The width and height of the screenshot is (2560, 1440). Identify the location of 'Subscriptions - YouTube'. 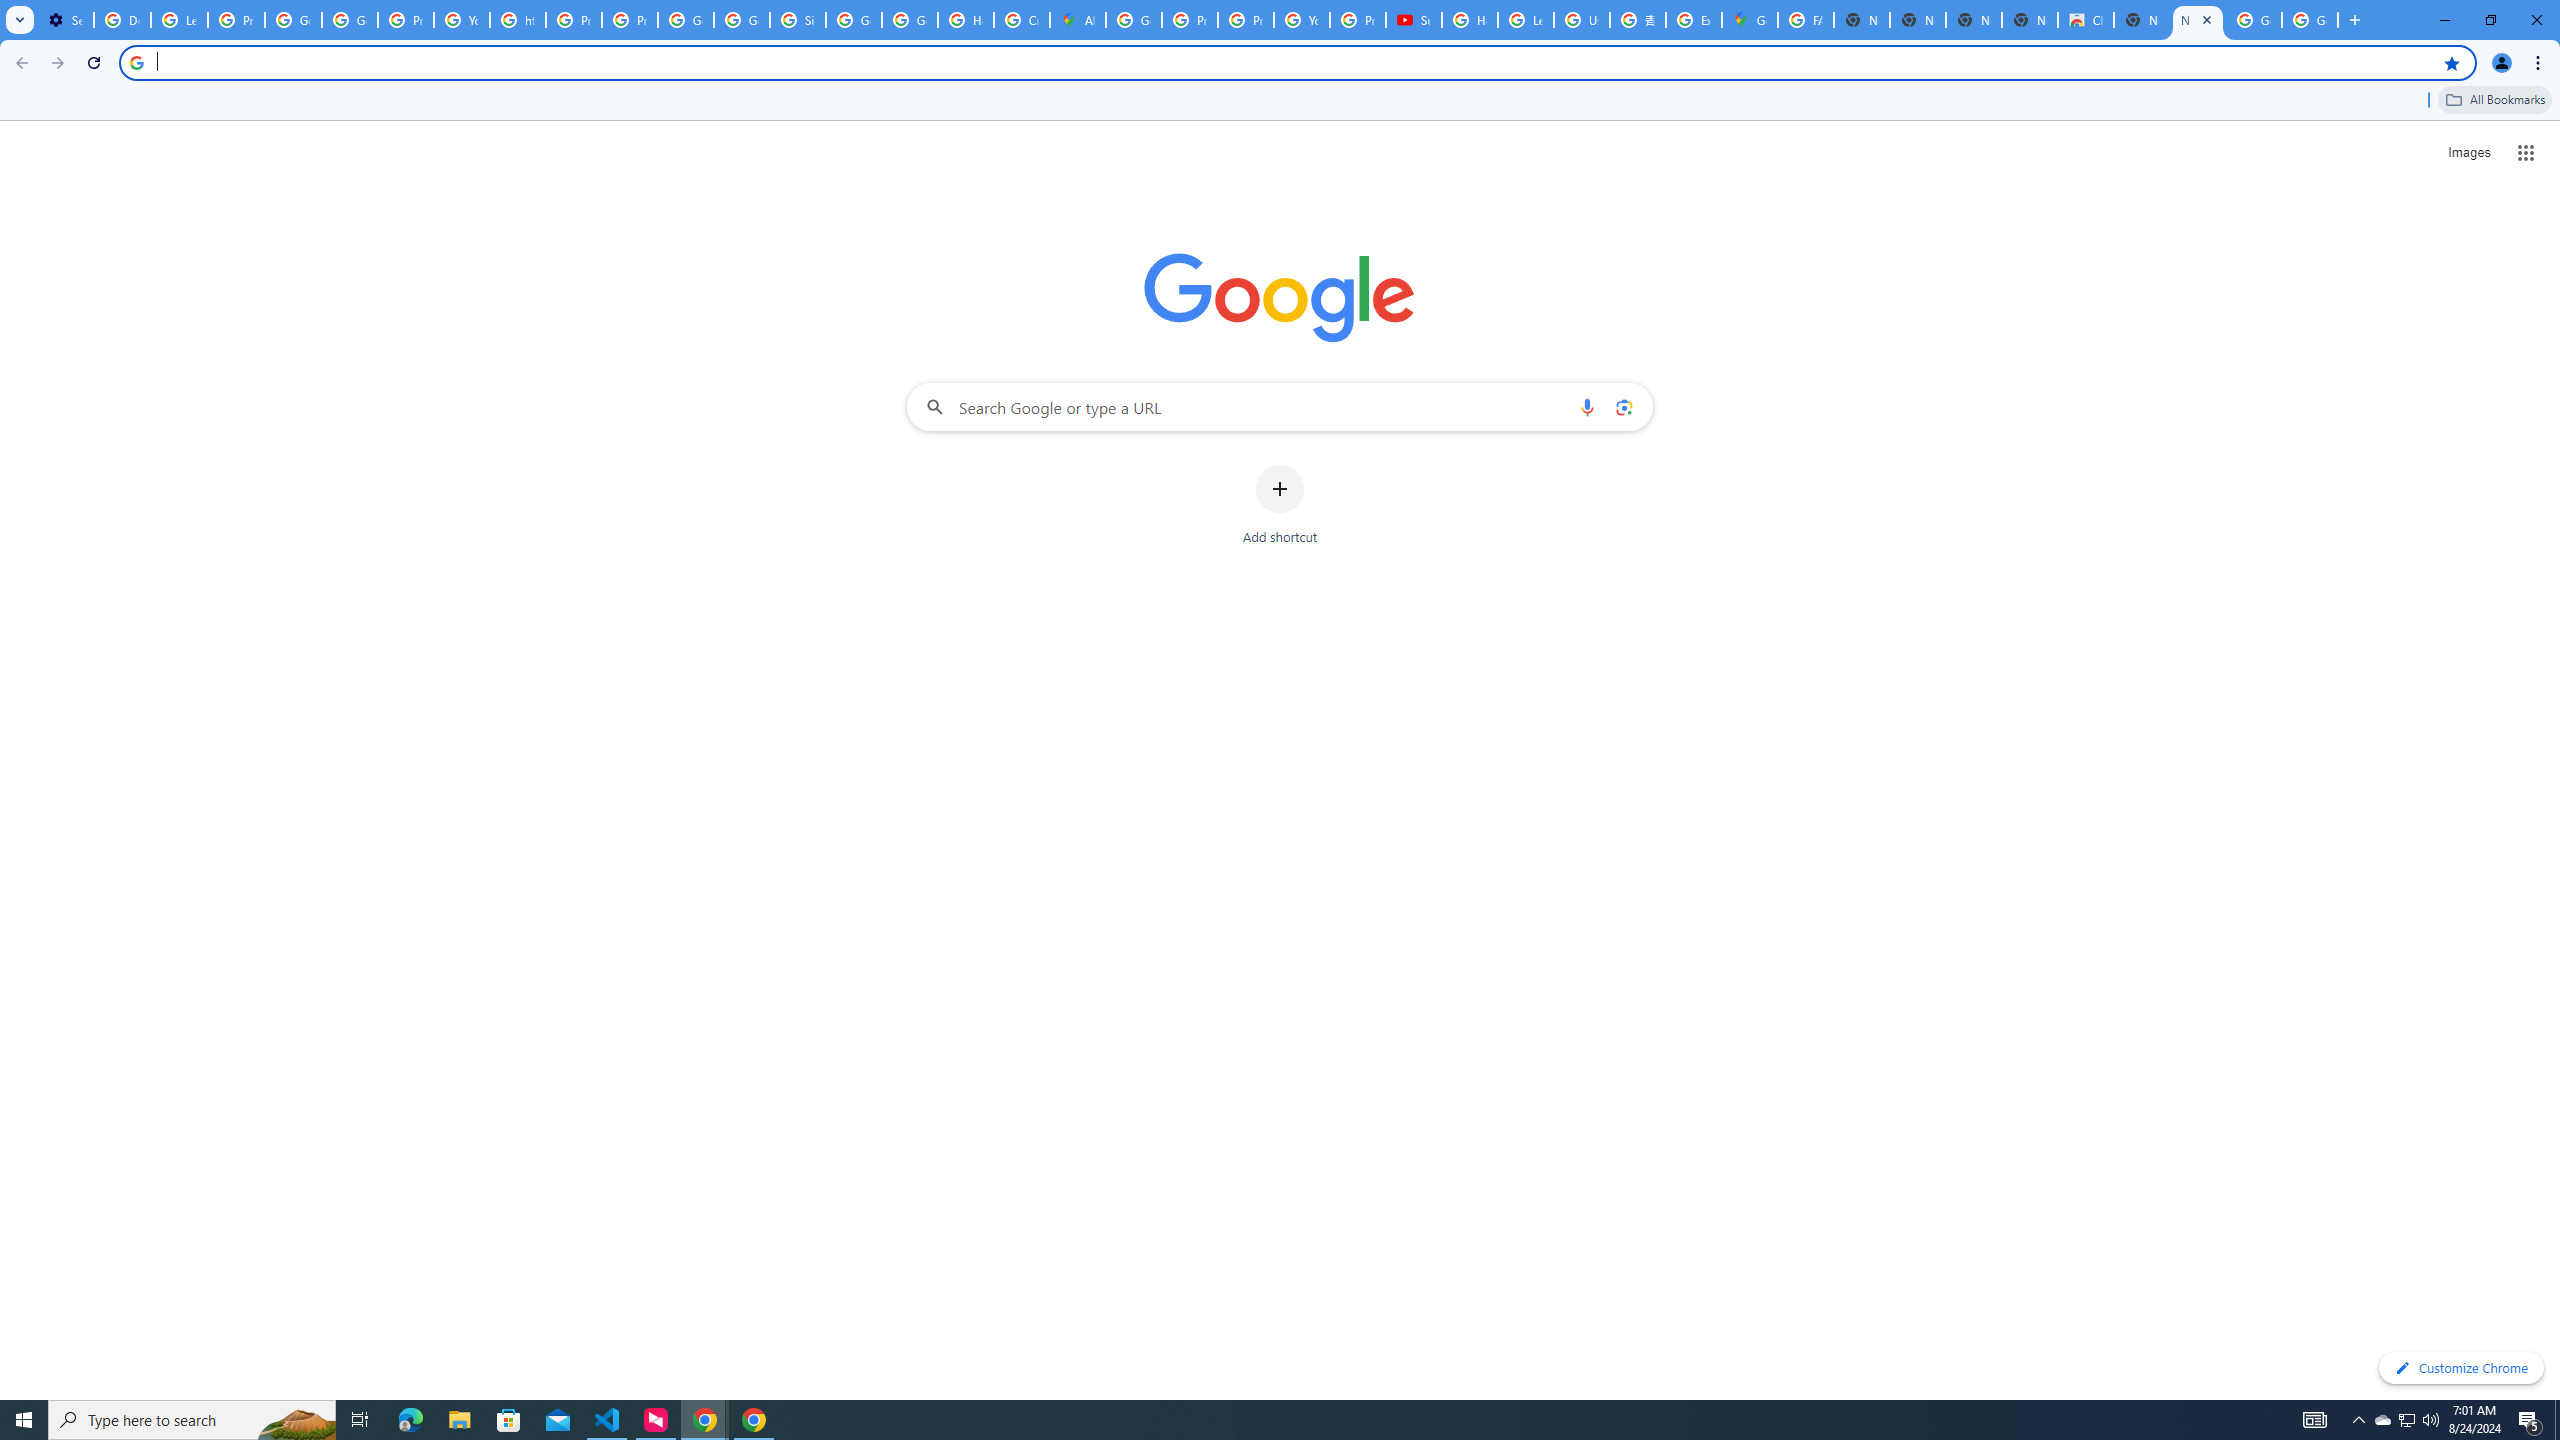
(1414, 19).